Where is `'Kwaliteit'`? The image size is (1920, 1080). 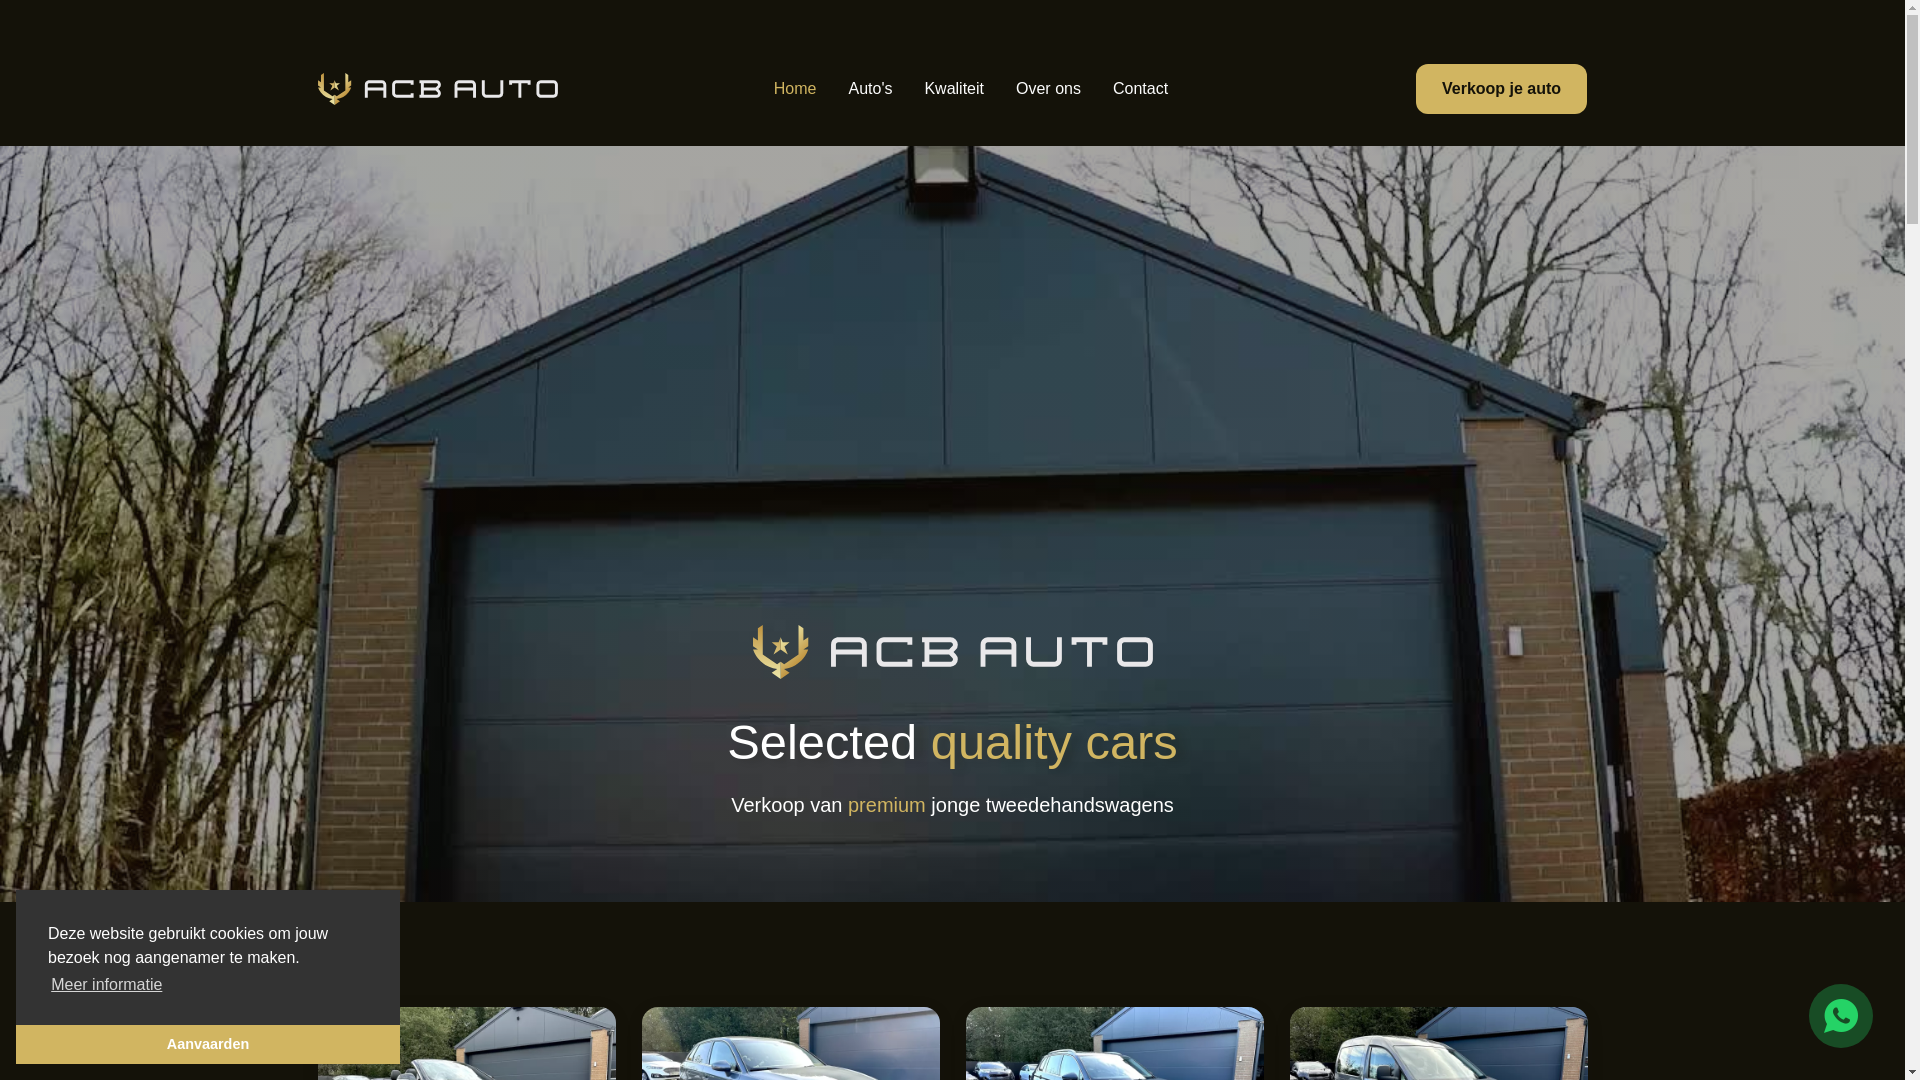 'Kwaliteit' is located at coordinates (953, 87).